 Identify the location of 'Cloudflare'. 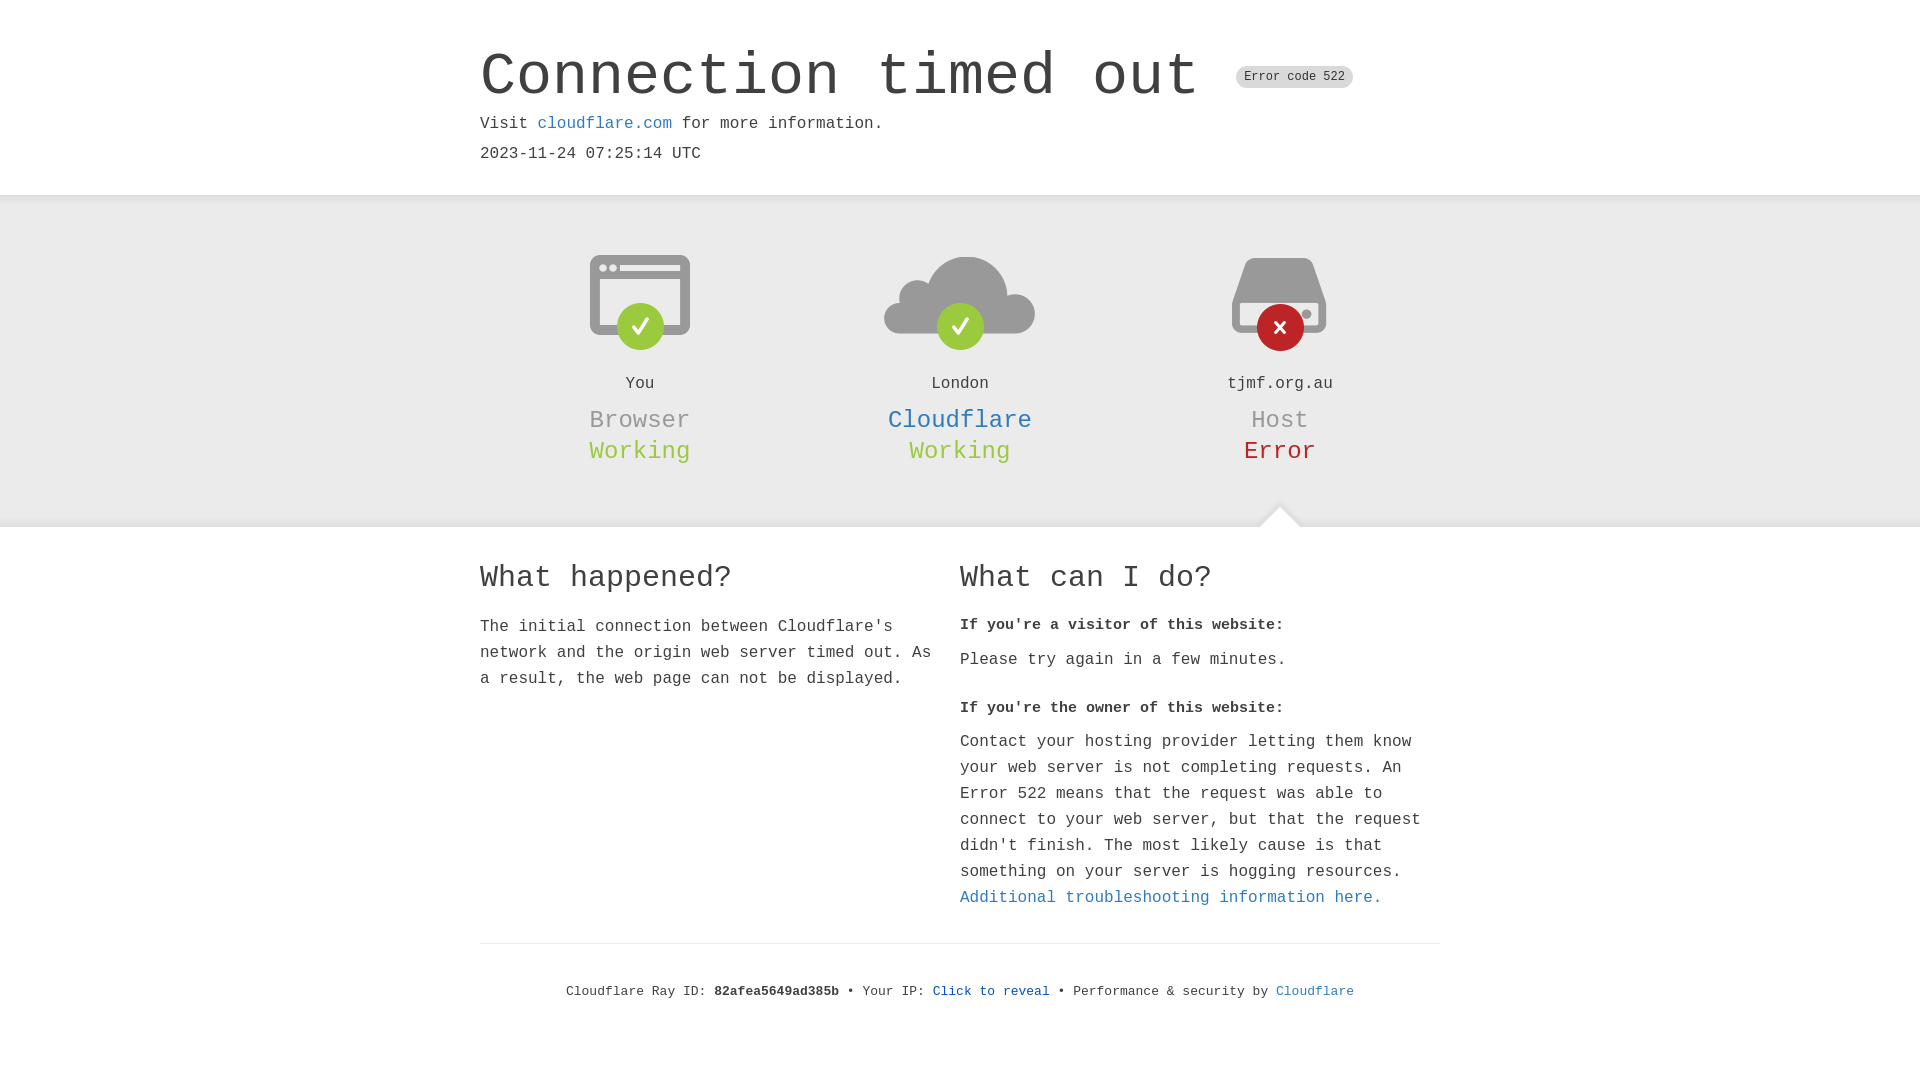
(1315, 991).